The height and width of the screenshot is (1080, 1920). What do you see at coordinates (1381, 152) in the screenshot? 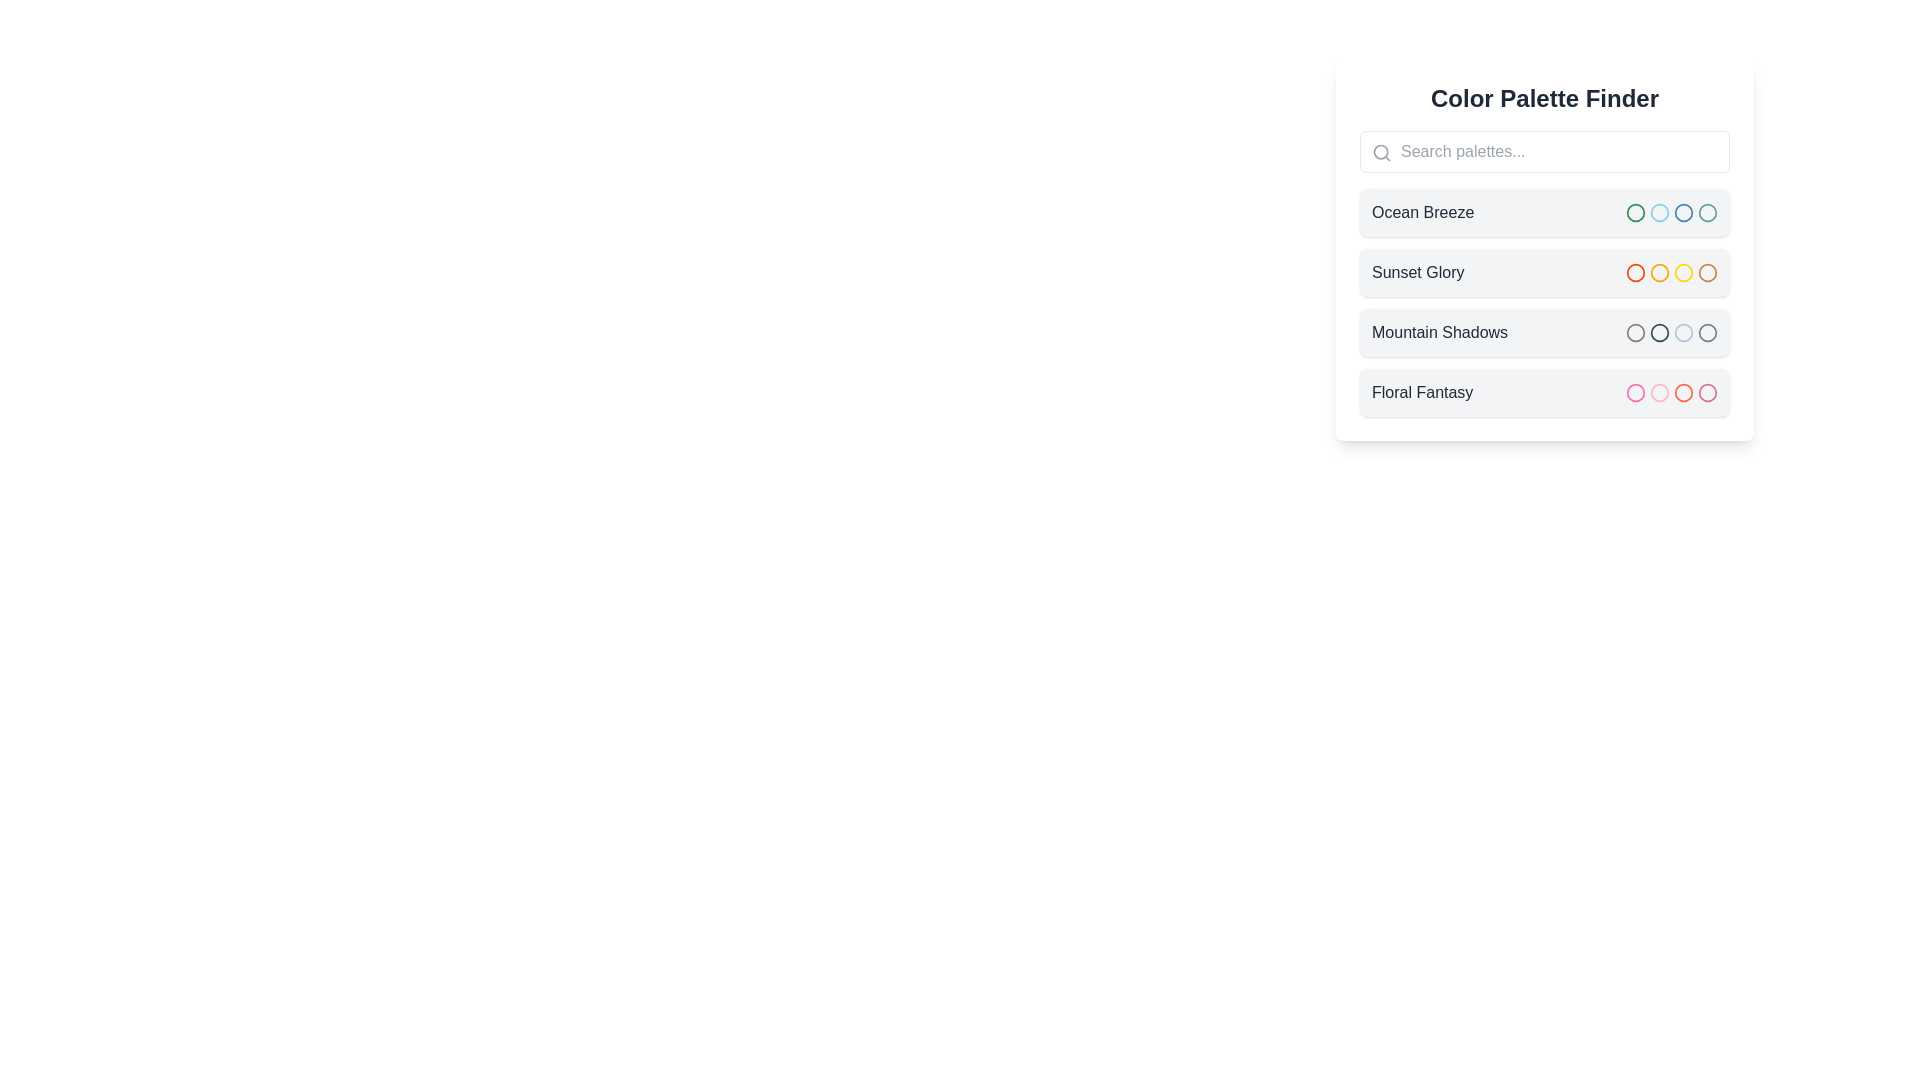
I see `the search icon resembling a magnifying glass, located inside the text input field with the placeholder 'Search palettes...', positioned towards the left of the field in the 'Color Palette Finder' section` at bounding box center [1381, 152].